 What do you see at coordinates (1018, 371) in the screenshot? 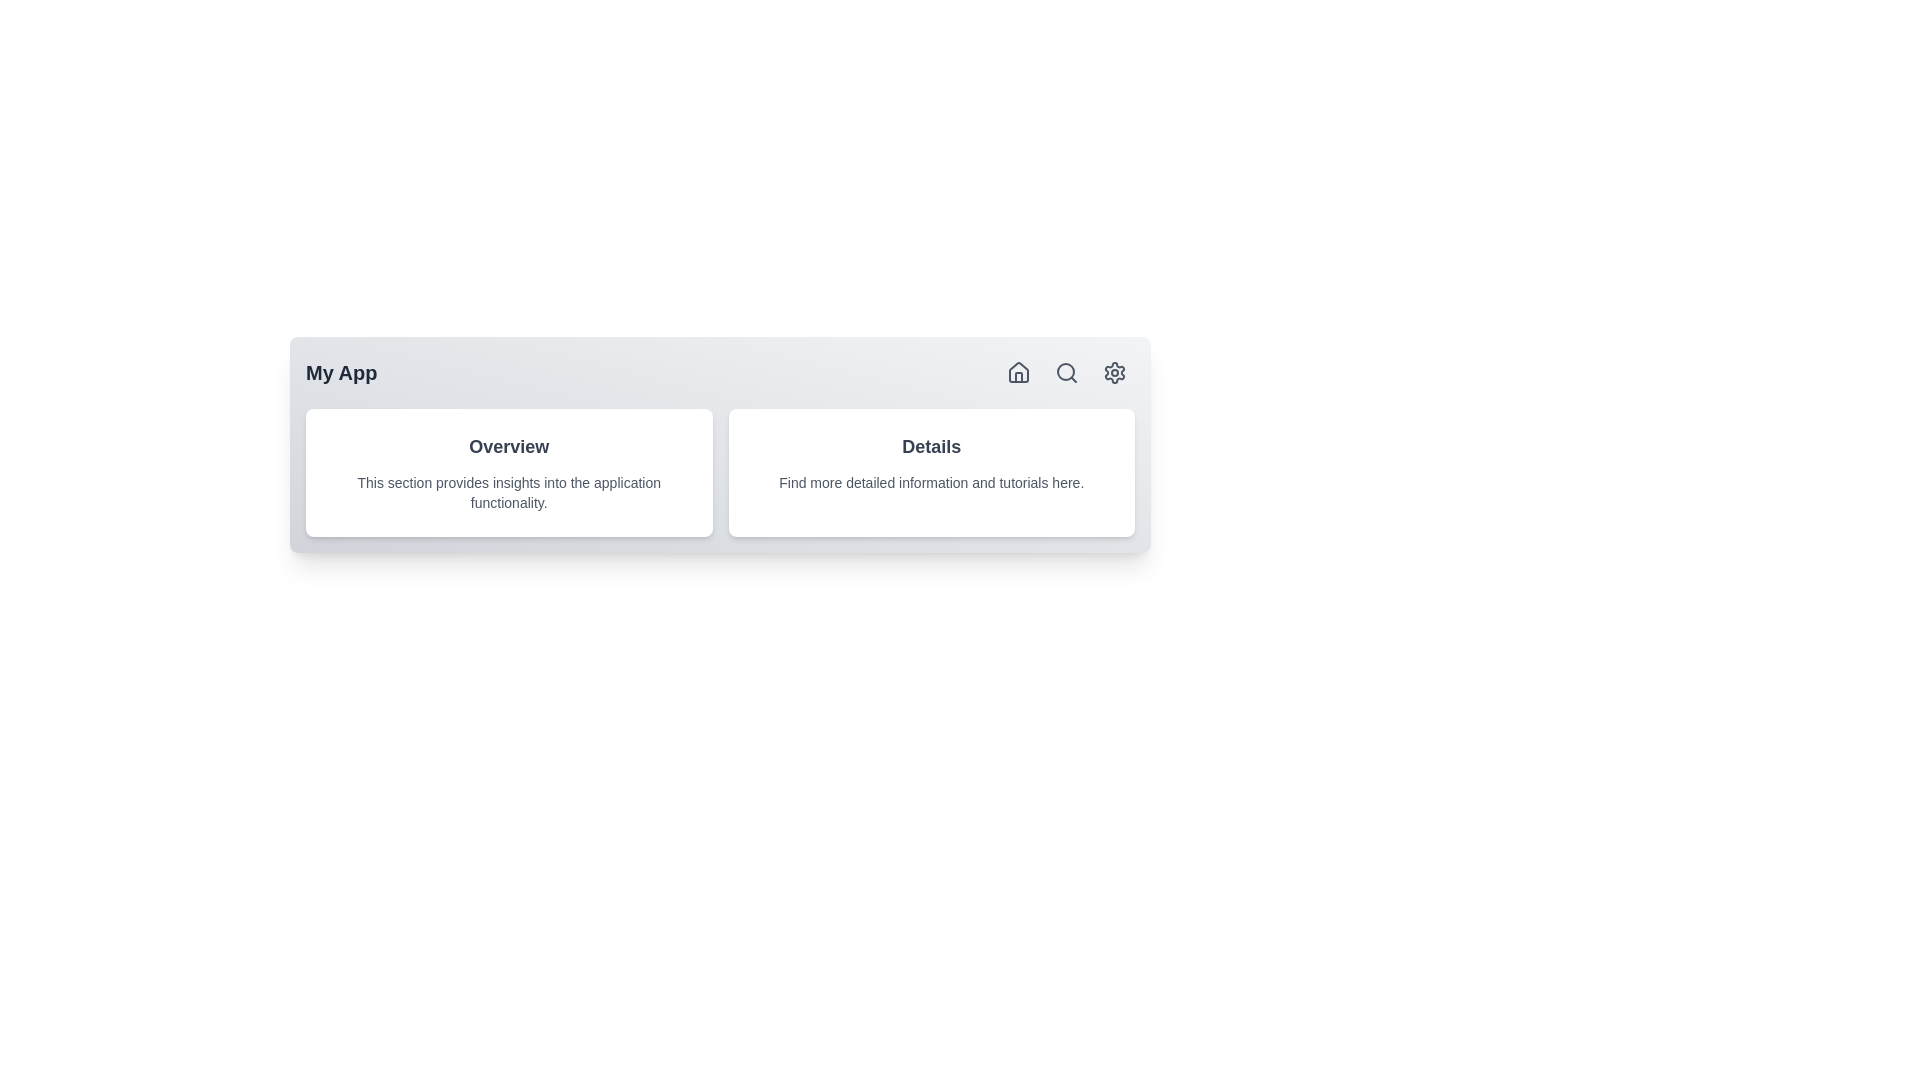
I see `the 'home' icon located in the top-right corner of the navigation bar` at bounding box center [1018, 371].